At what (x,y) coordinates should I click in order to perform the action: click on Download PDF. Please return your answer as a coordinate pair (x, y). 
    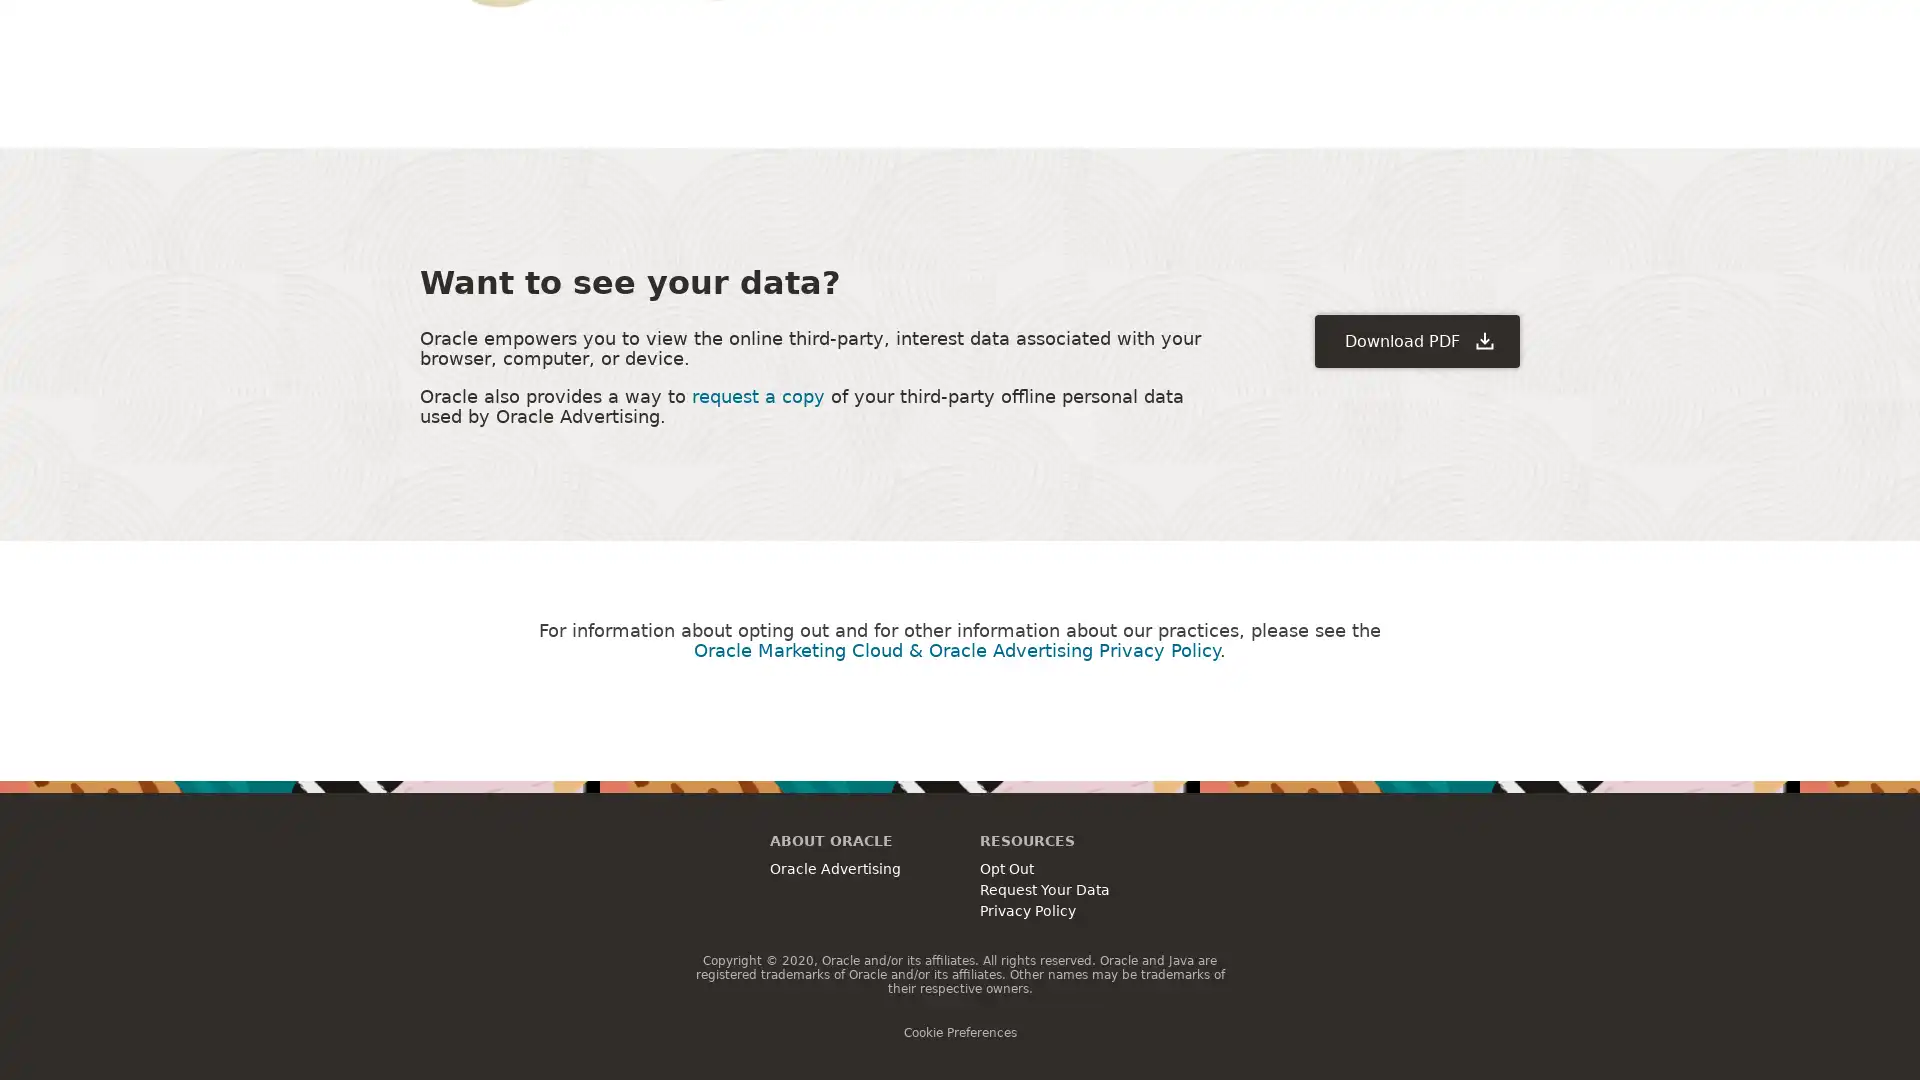
    Looking at the image, I should click on (1416, 339).